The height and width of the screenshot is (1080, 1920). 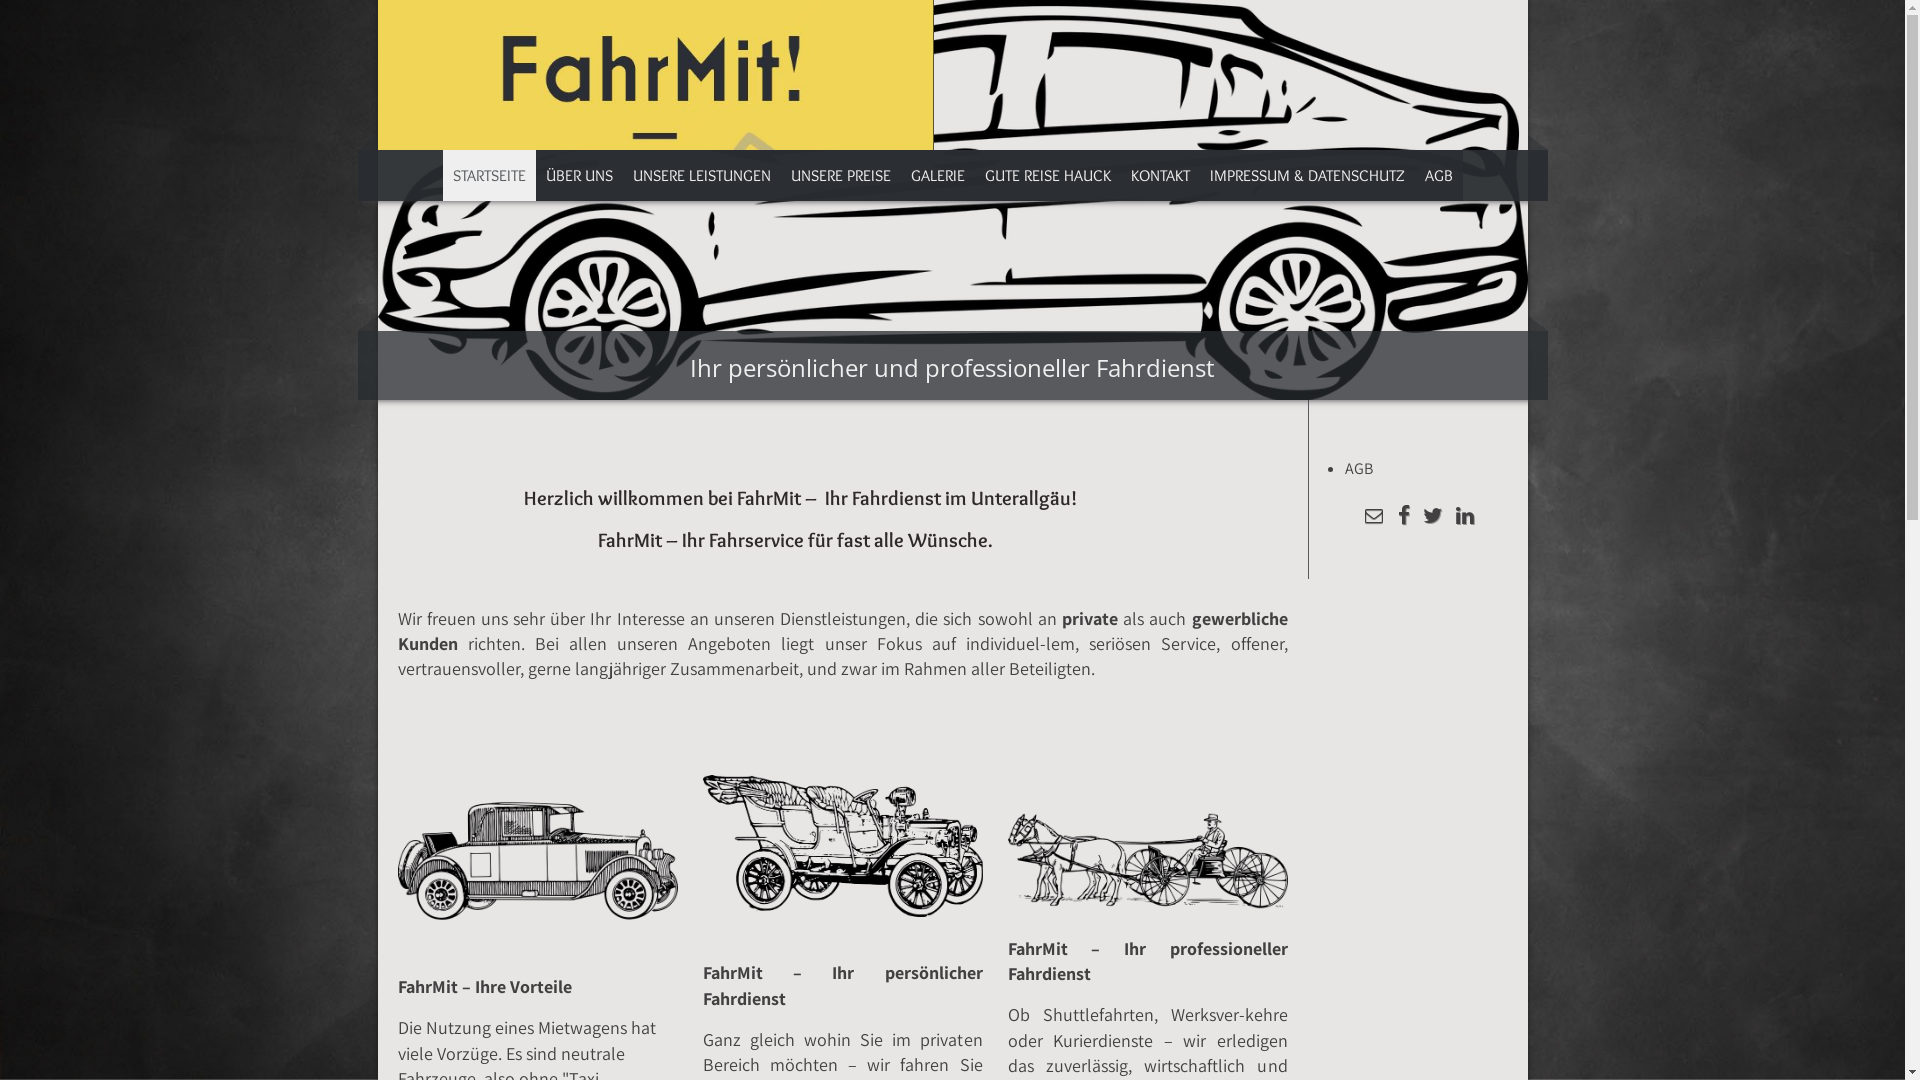 I want to click on 'Twitter', so click(x=1431, y=516).